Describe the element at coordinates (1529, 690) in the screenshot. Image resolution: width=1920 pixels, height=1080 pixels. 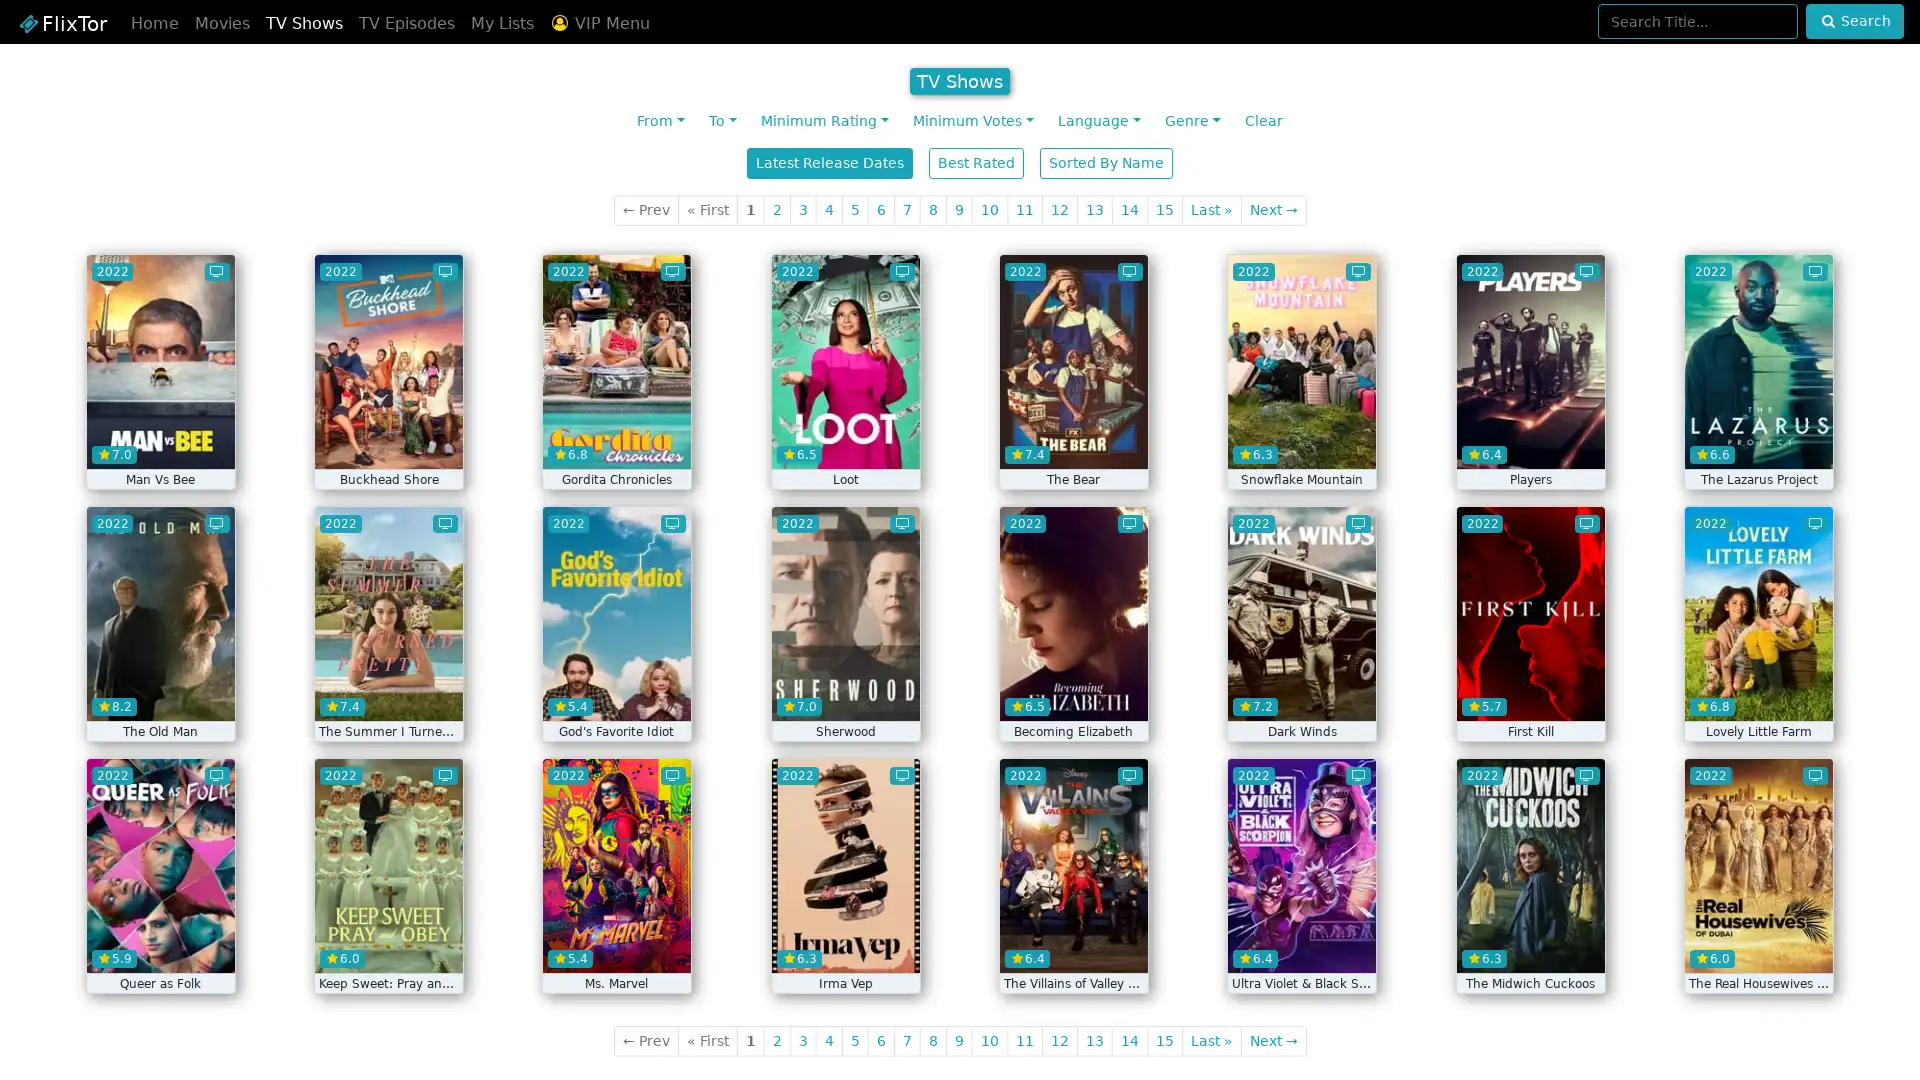
I see `Watch Now` at that location.